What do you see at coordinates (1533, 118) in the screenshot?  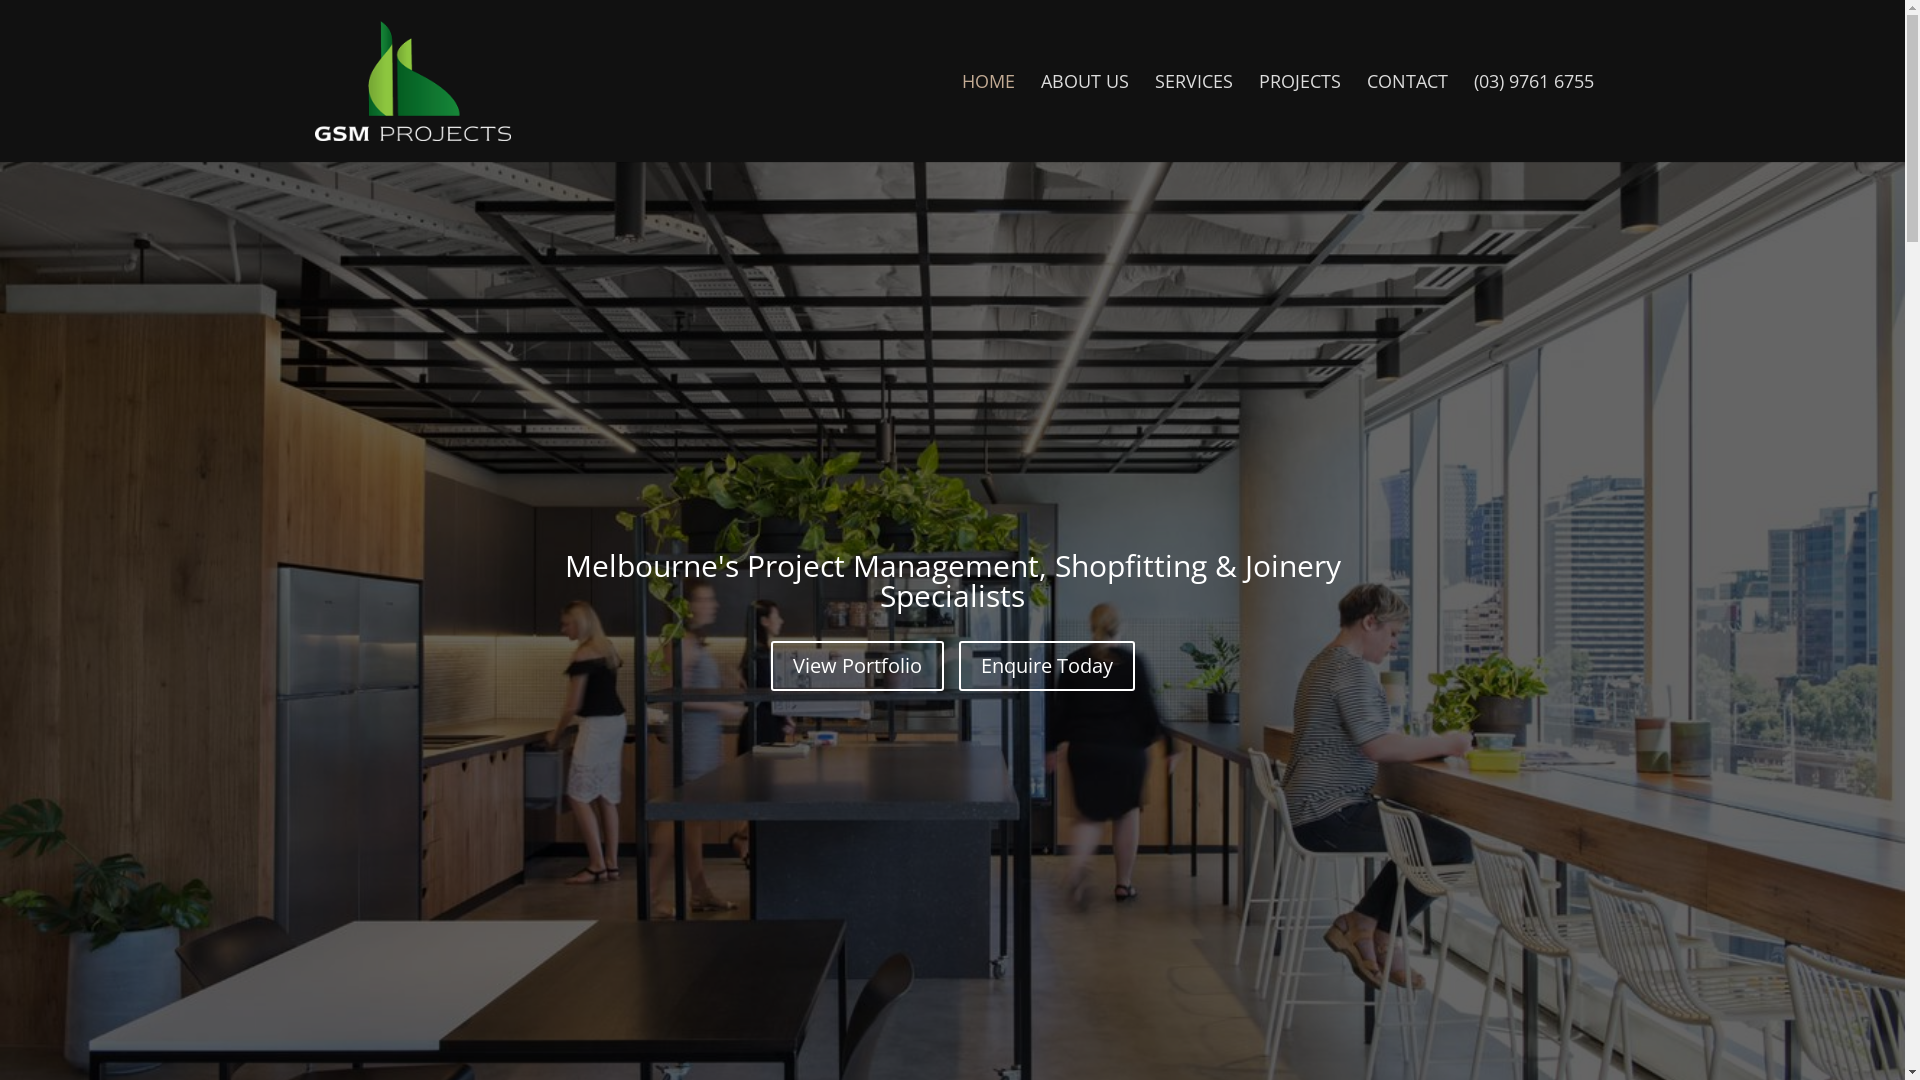 I see `'(03) 9761 6755'` at bounding box center [1533, 118].